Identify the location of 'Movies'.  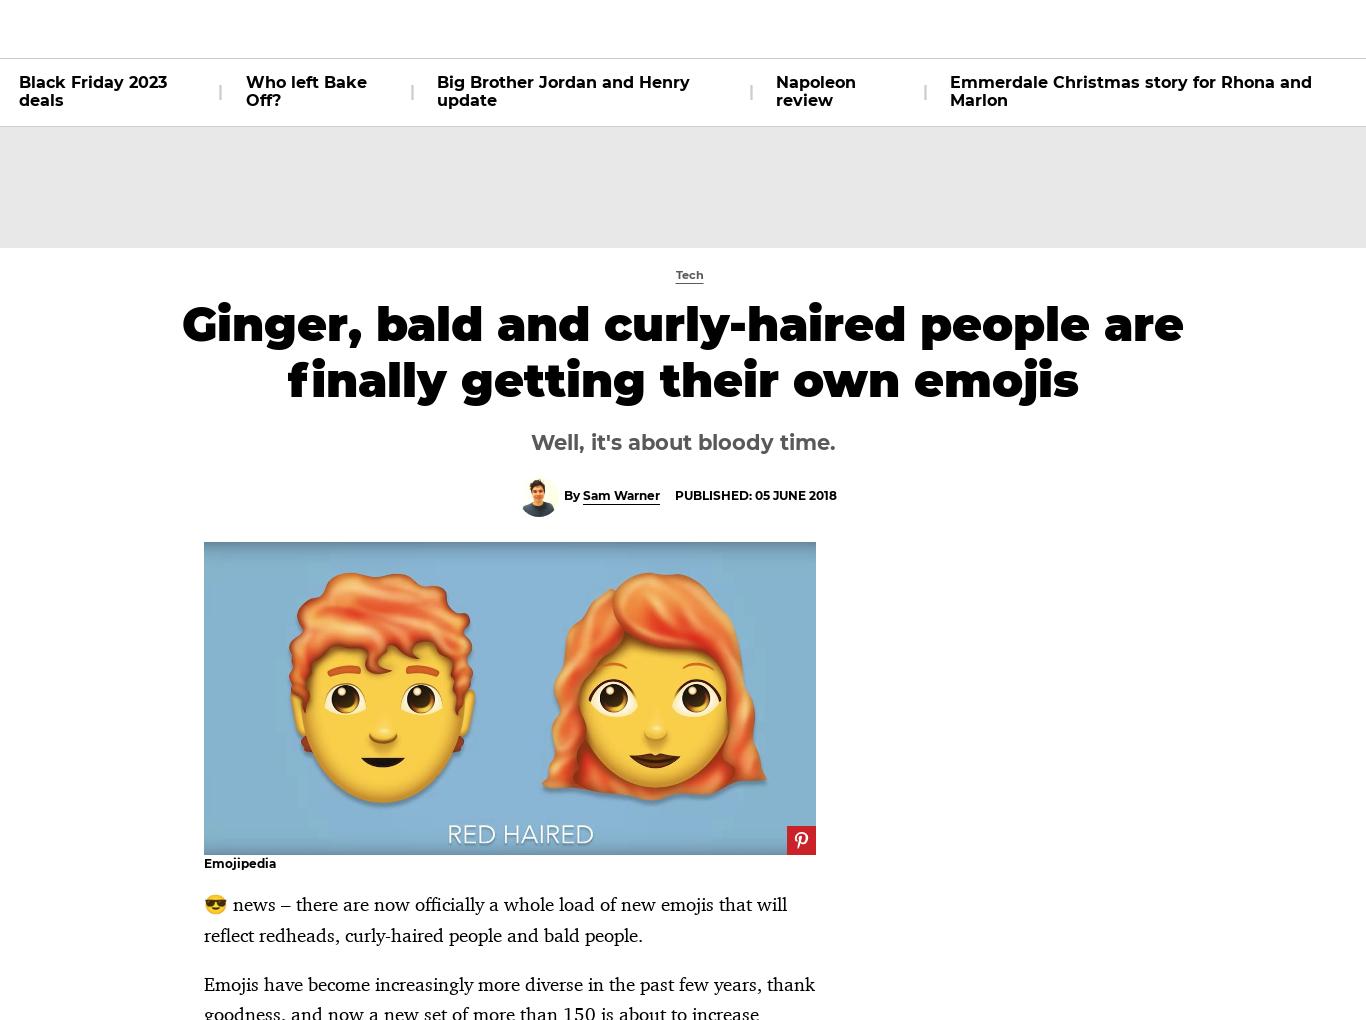
(405, 27).